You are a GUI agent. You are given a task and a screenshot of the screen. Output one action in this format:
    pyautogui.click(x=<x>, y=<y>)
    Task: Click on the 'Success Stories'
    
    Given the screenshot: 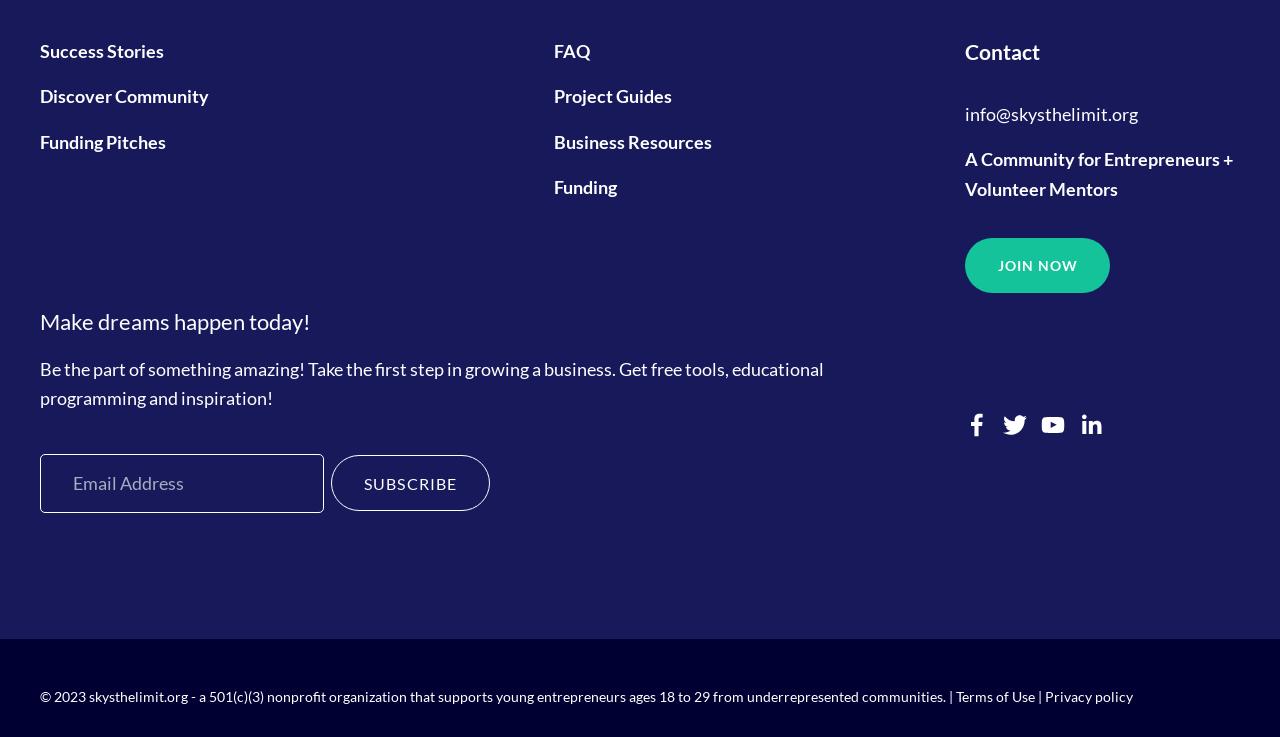 What is the action you would take?
    pyautogui.click(x=99, y=49)
    